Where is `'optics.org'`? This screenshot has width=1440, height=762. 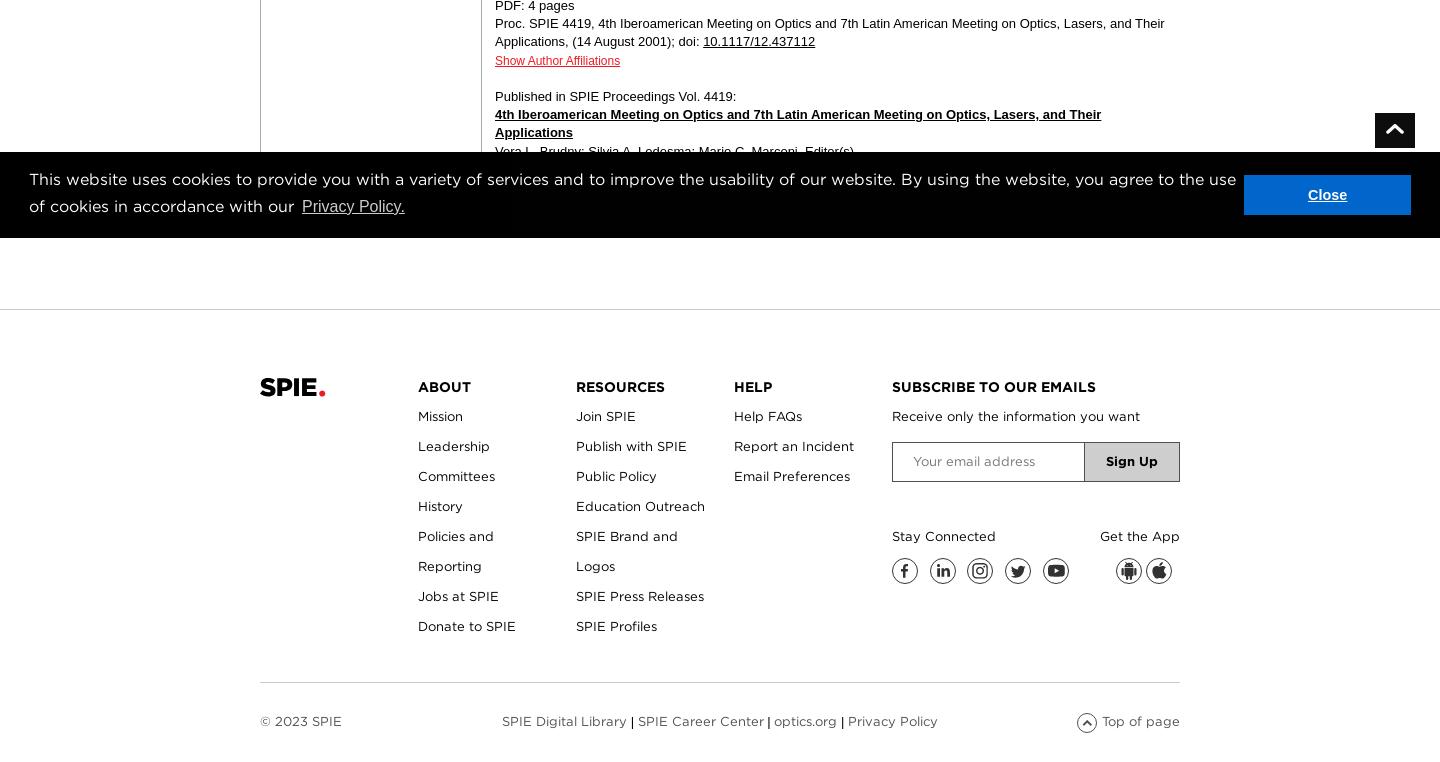
'optics.org' is located at coordinates (773, 720).